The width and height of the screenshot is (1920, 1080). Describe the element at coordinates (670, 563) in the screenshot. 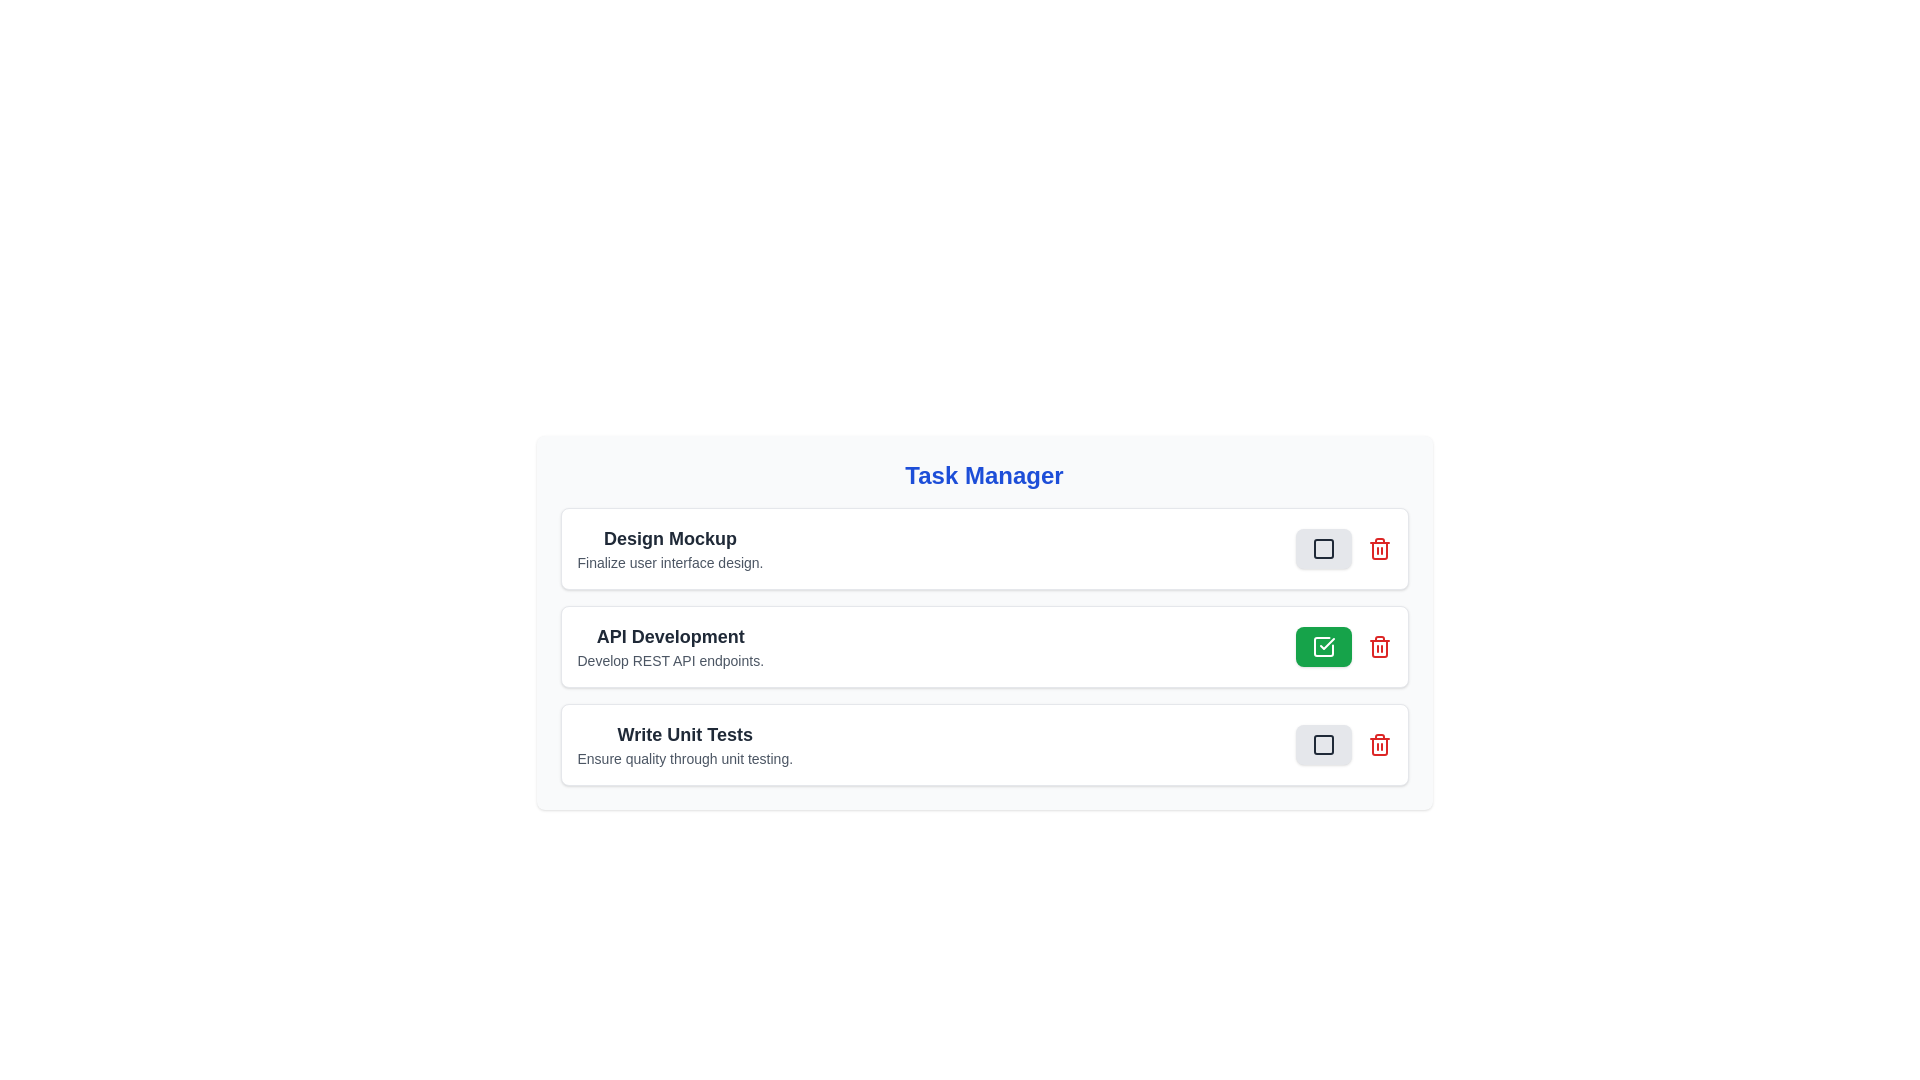

I see `the text label displaying 'Finalize user interface design.' located below the 'Design Mockup' title` at that location.